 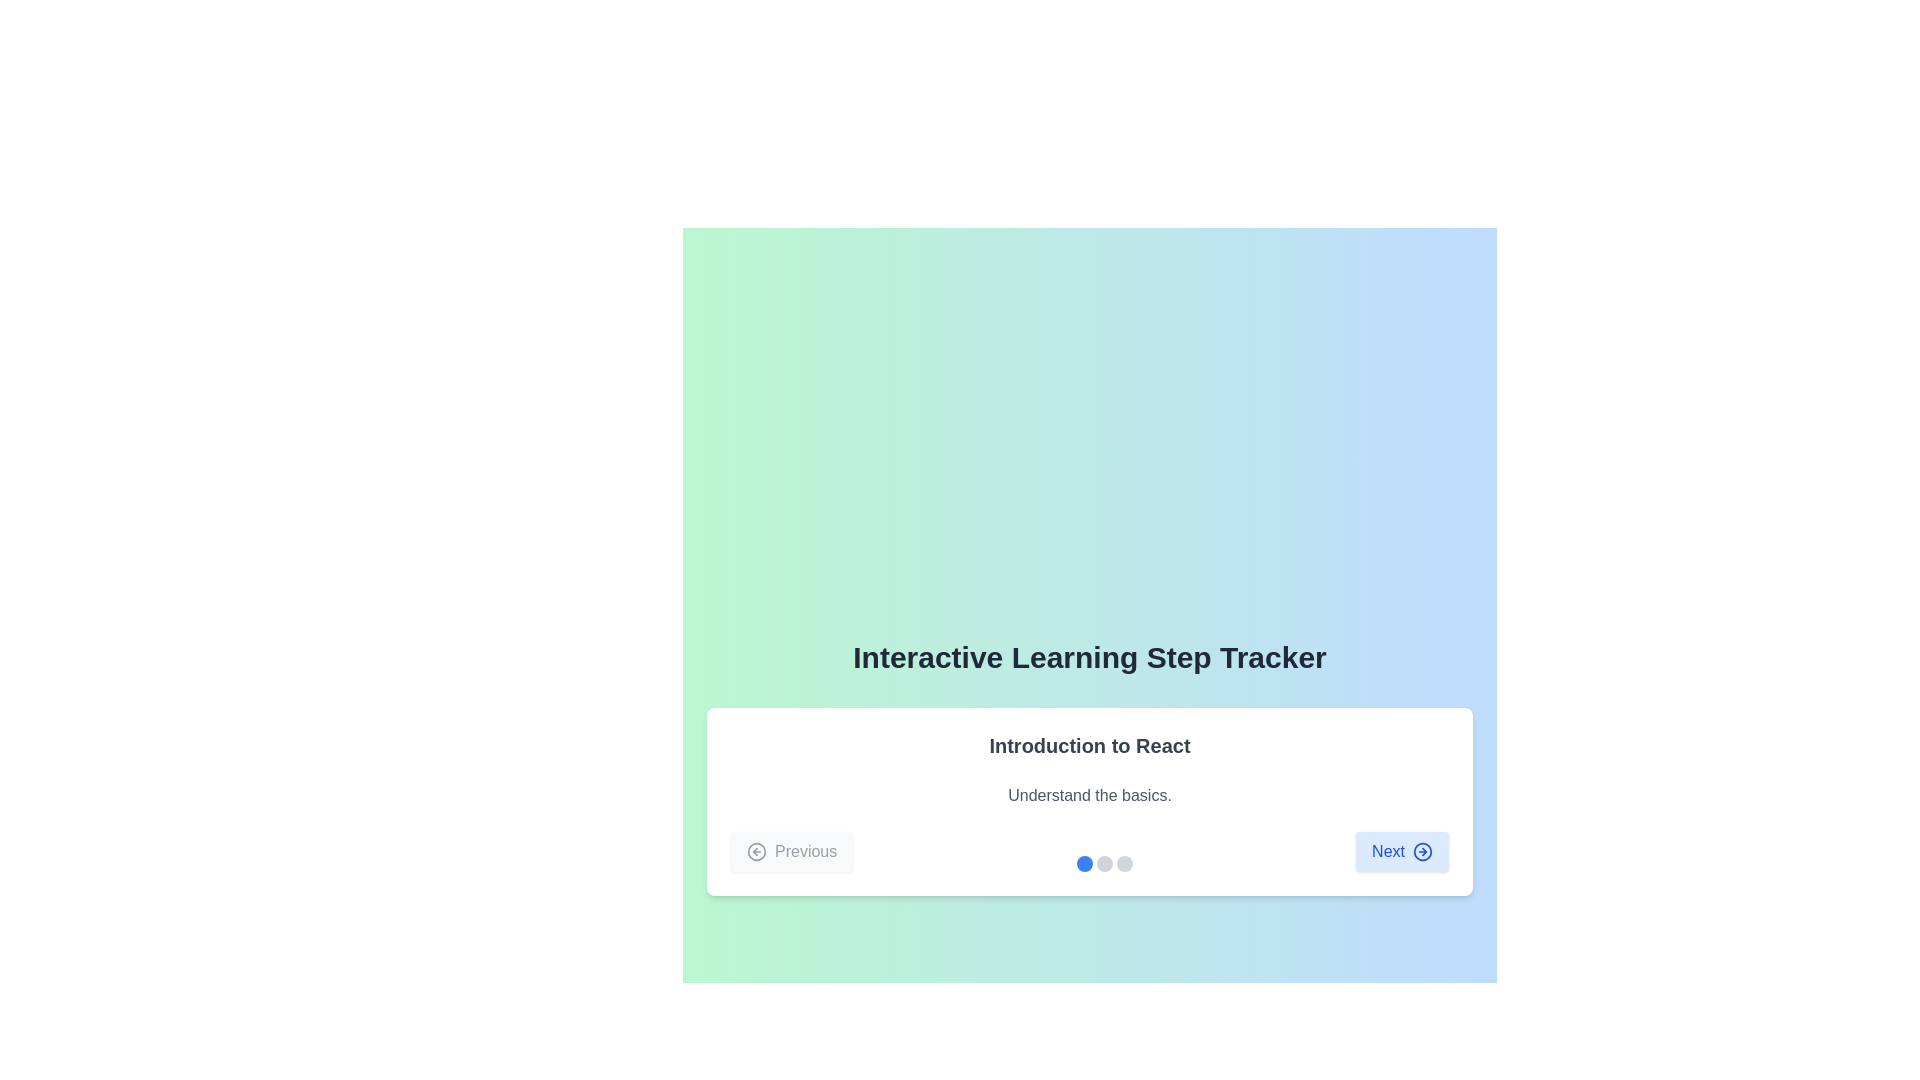 I want to click on the navigational button located at the bottom-left corner of the interface, which is the leftmost button for moving to the previous step, so click(x=791, y=852).